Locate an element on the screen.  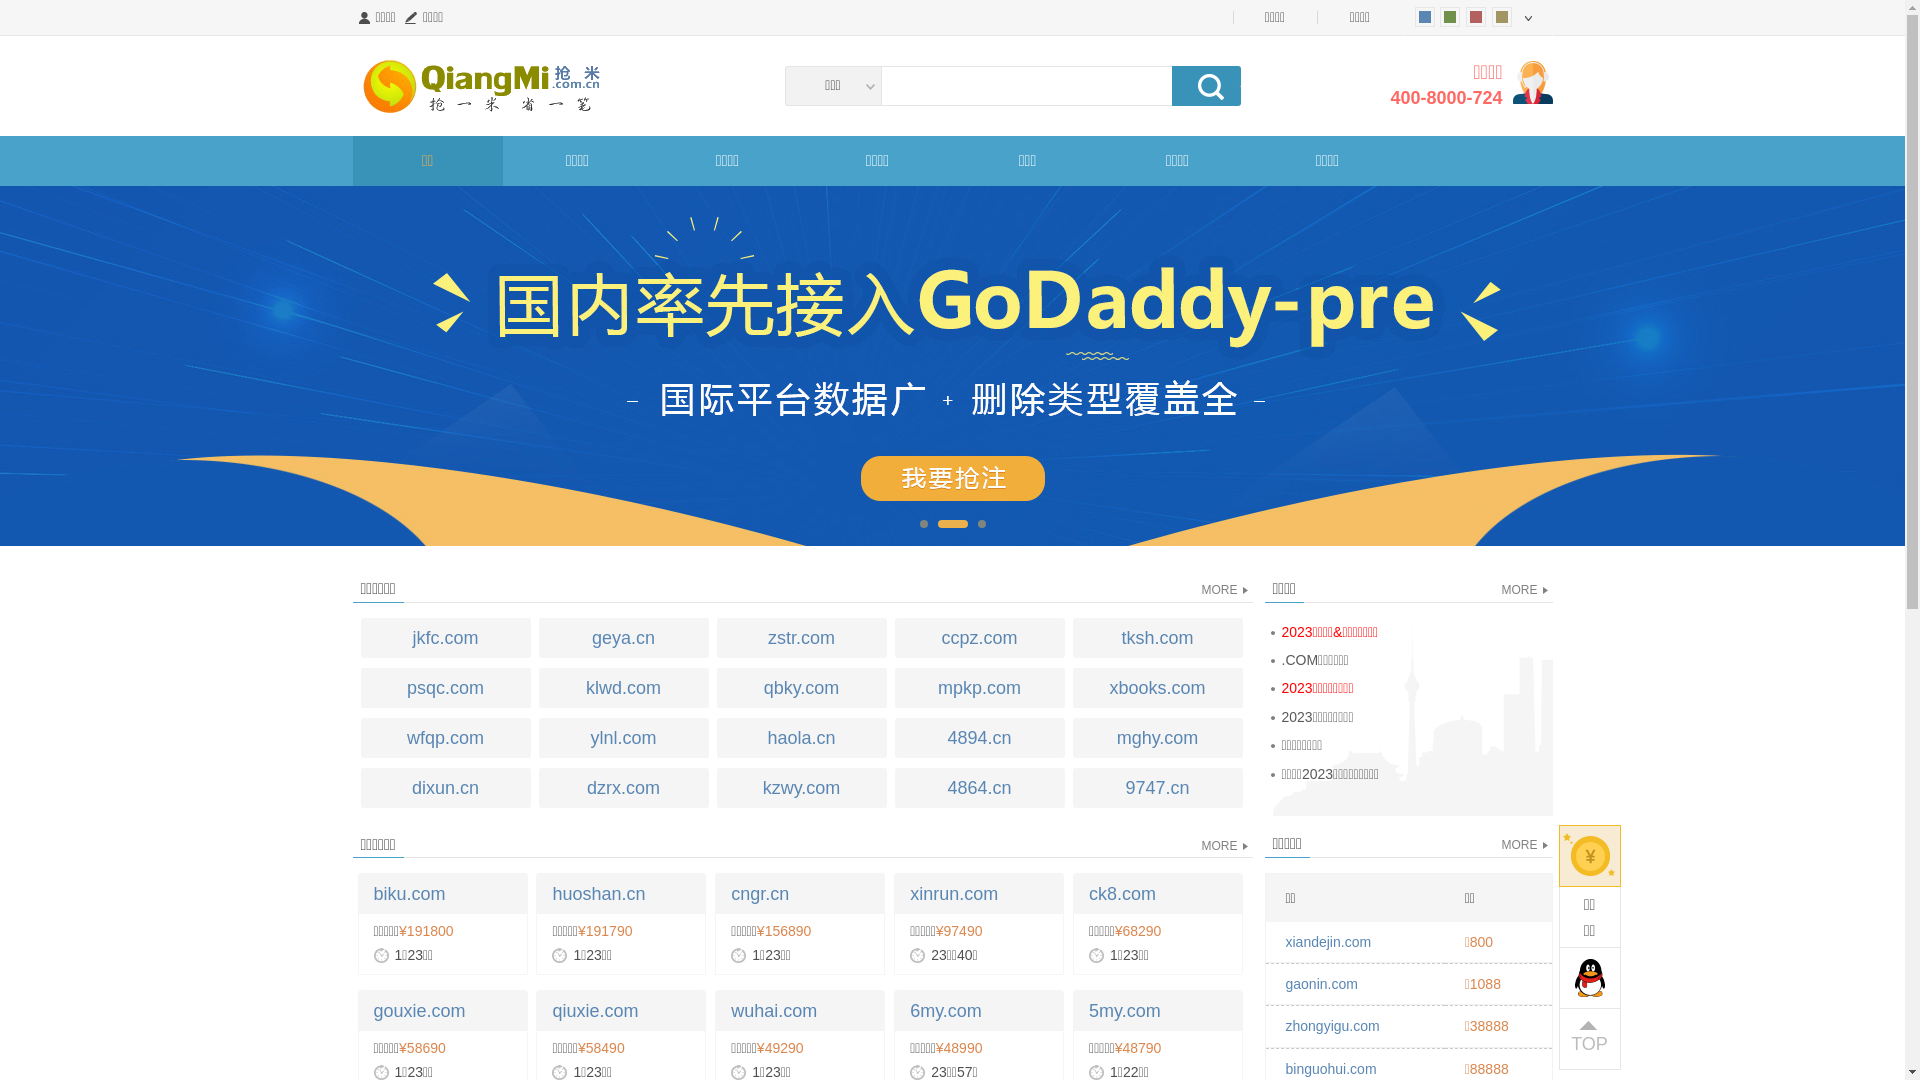
'klwd.com' is located at coordinates (622, 686).